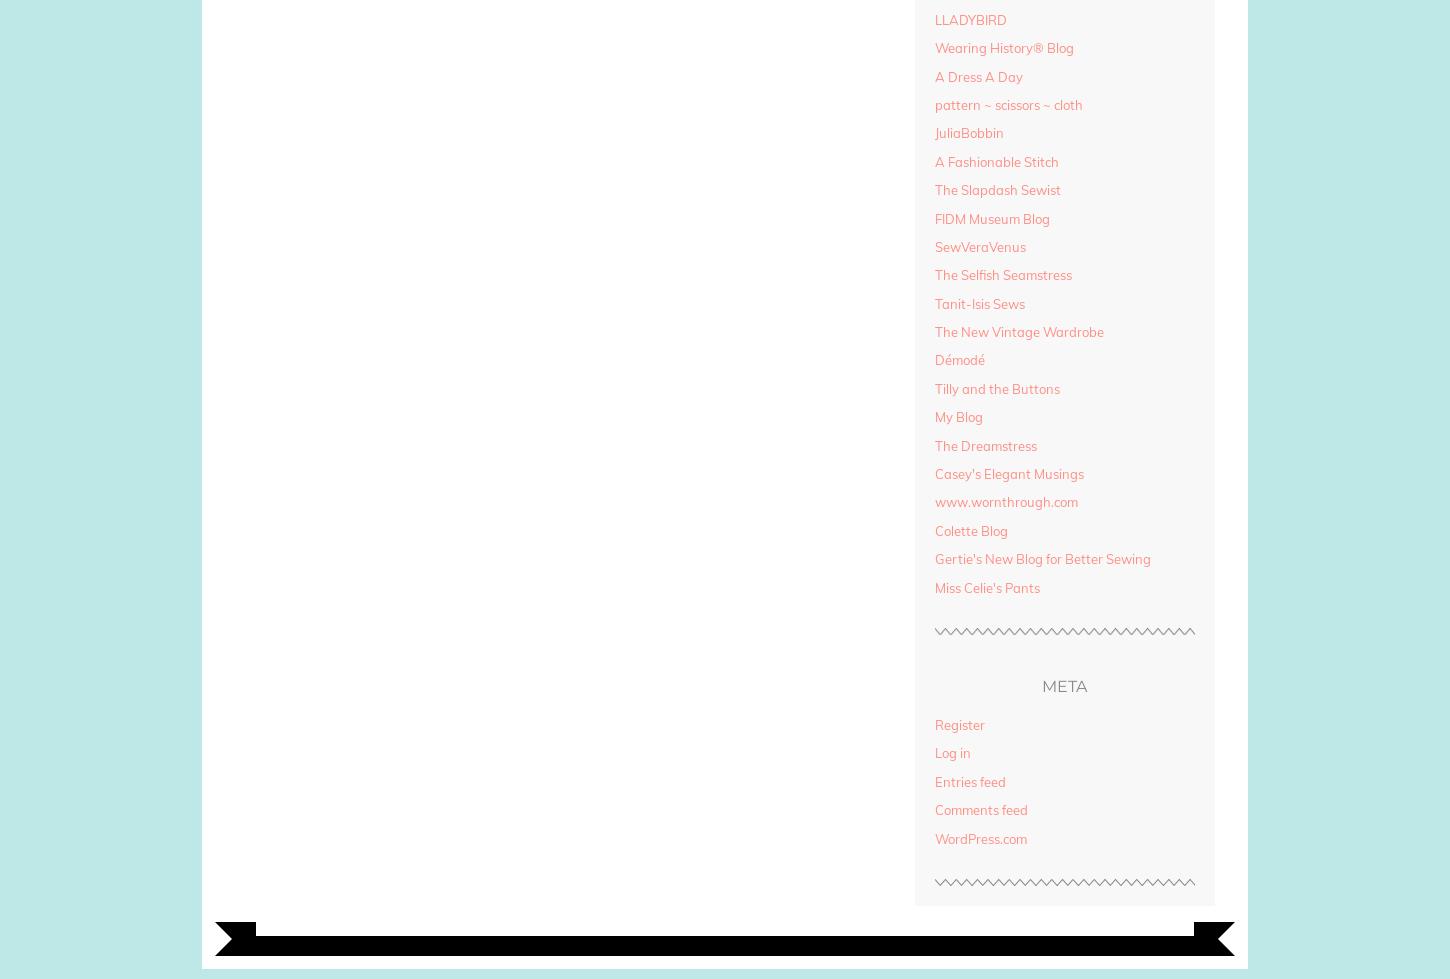 This screenshot has height=979, width=1450. Describe the element at coordinates (997, 190) in the screenshot. I see `'The Slapdash Sewist'` at that location.